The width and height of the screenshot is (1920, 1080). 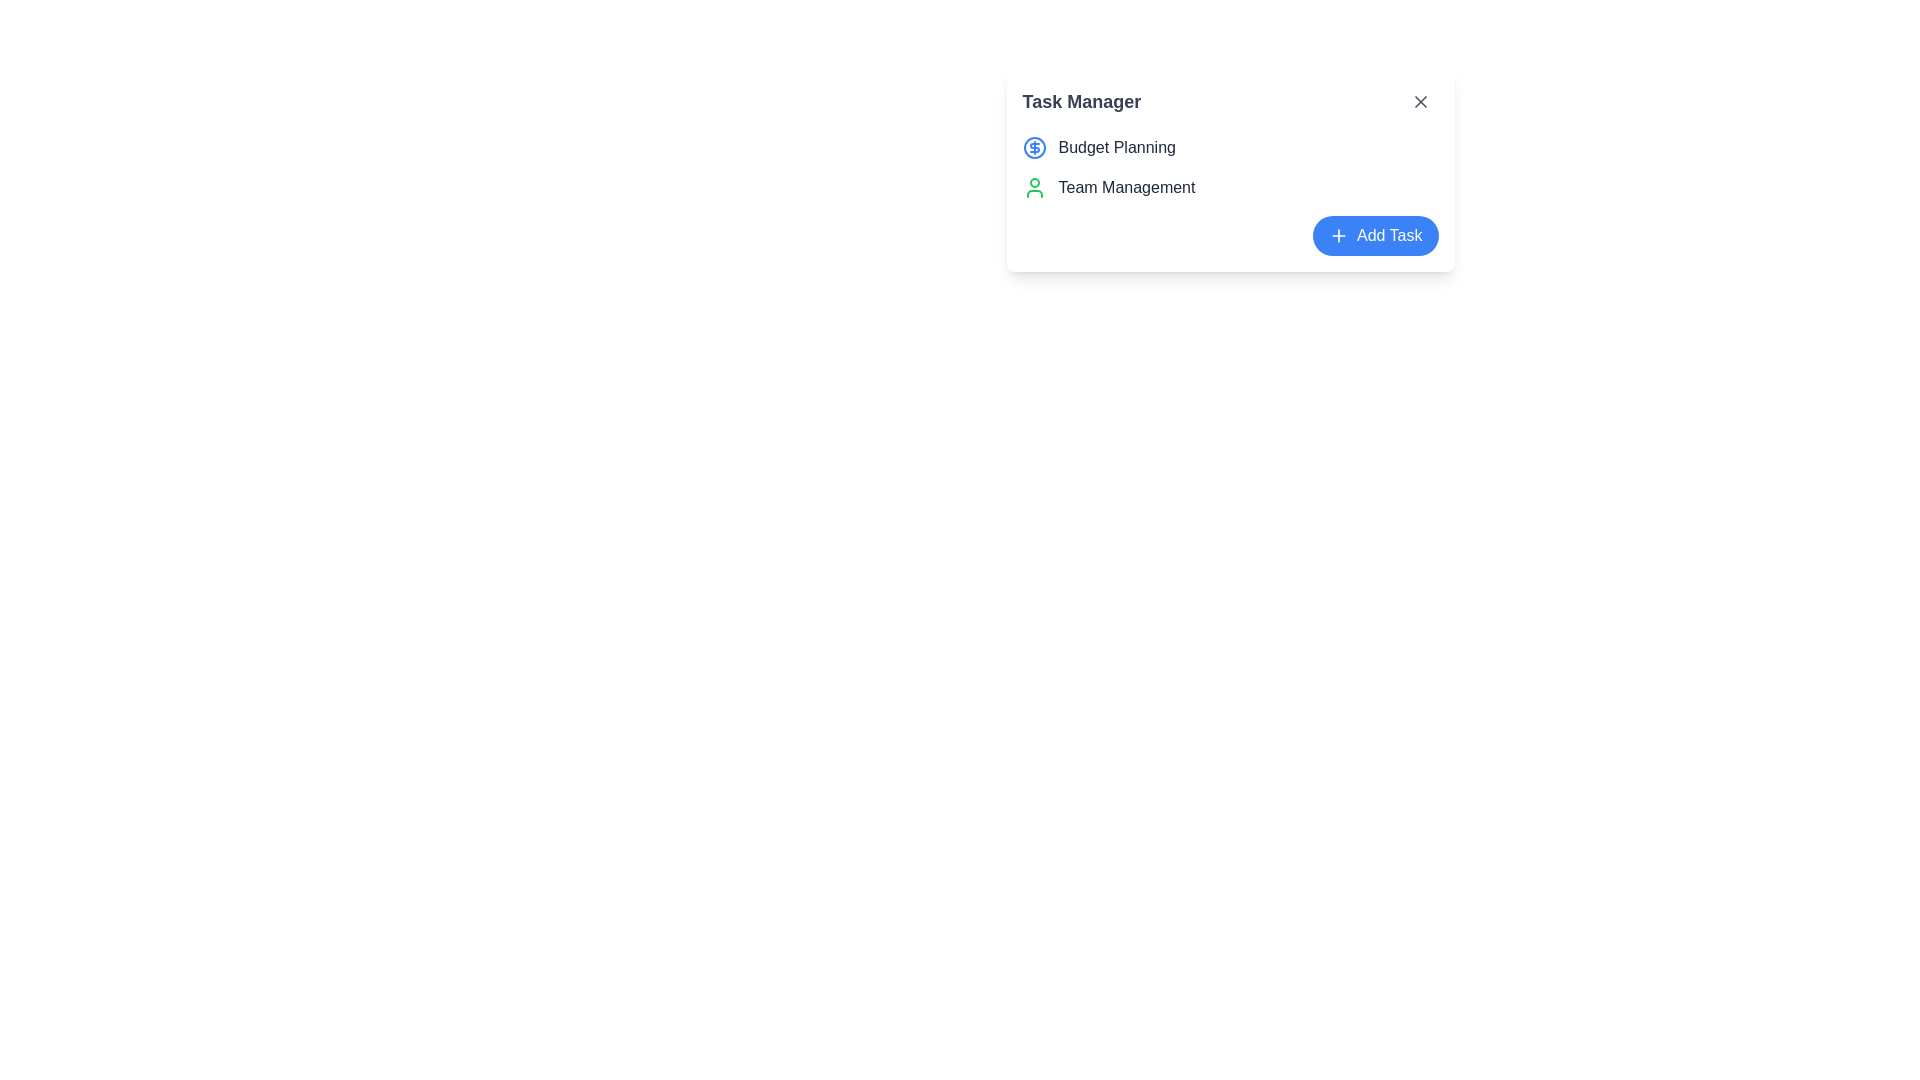 What do you see at coordinates (1374, 234) in the screenshot?
I see `the horizontally elongated blue button with white text 'Add Task' and a white '+' icon` at bounding box center [1374, 234].